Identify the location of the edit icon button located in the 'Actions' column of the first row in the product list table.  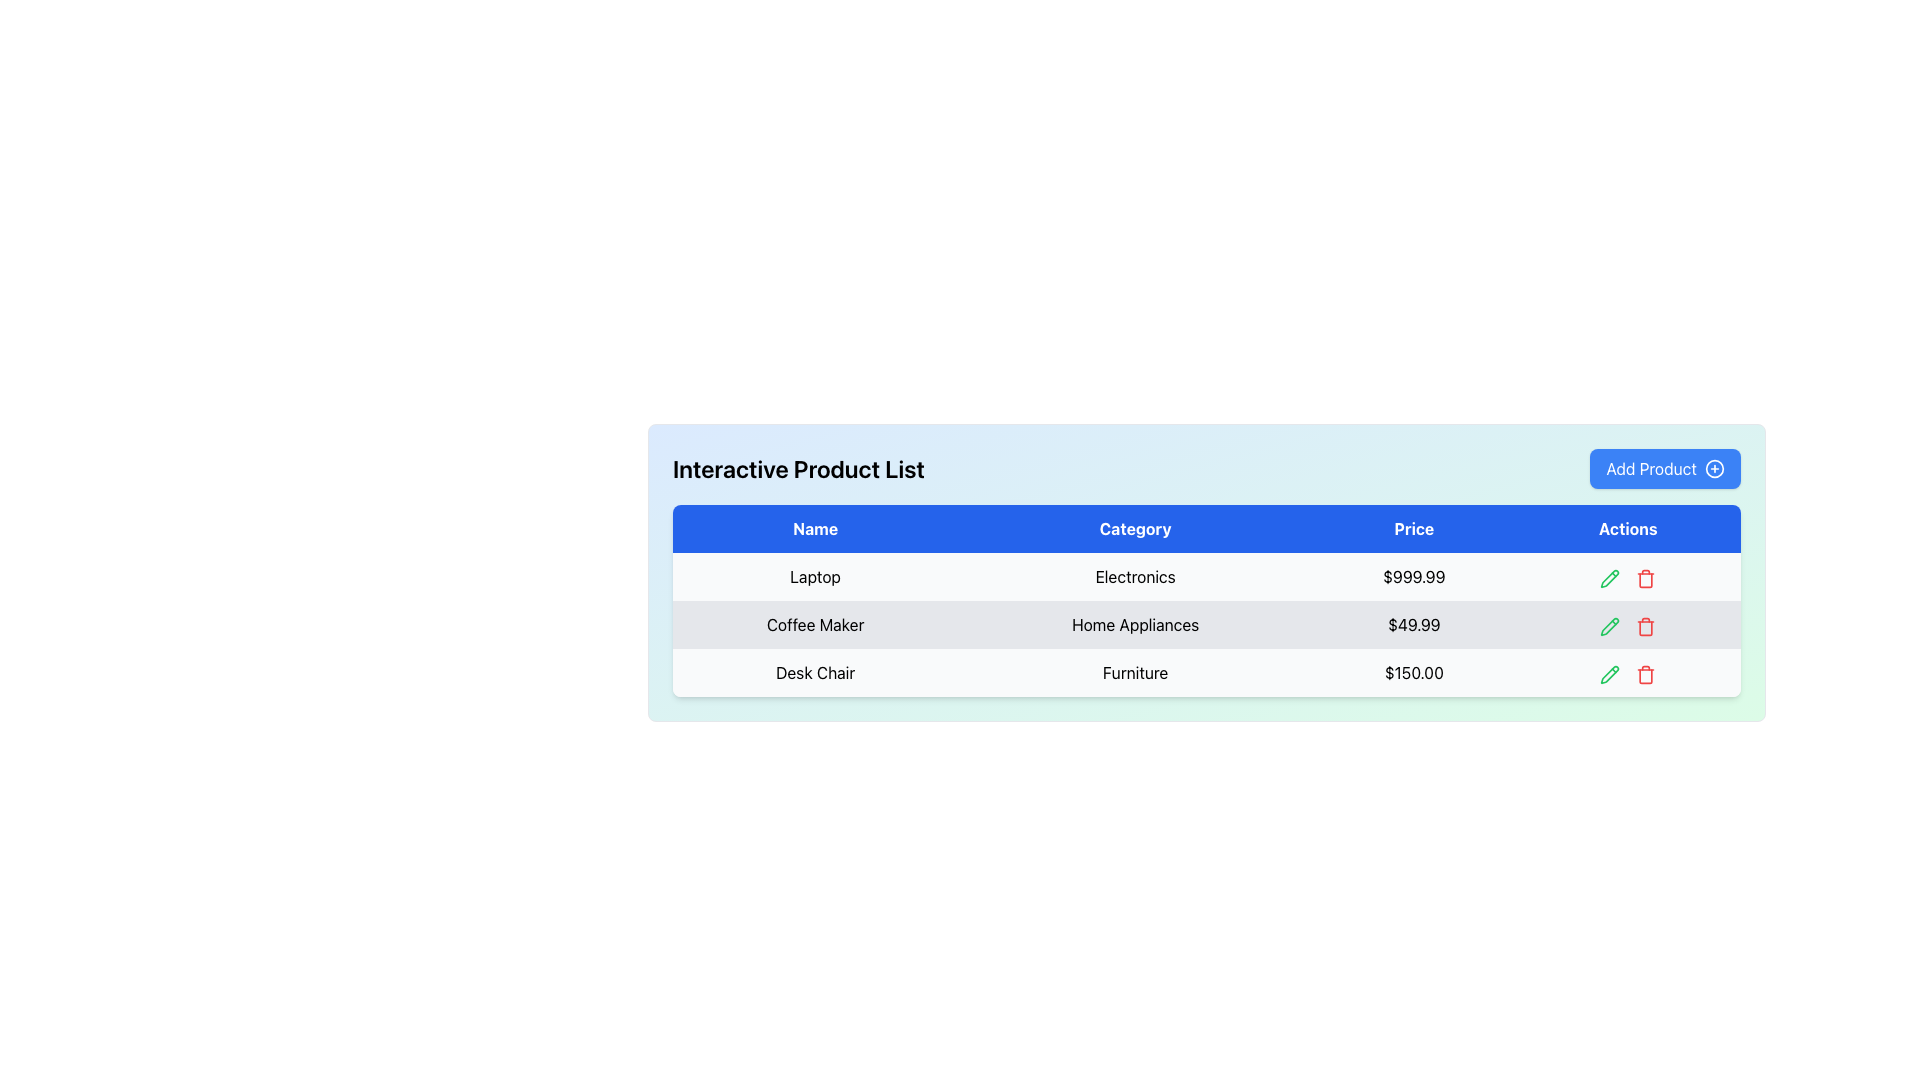
(1610, 577).